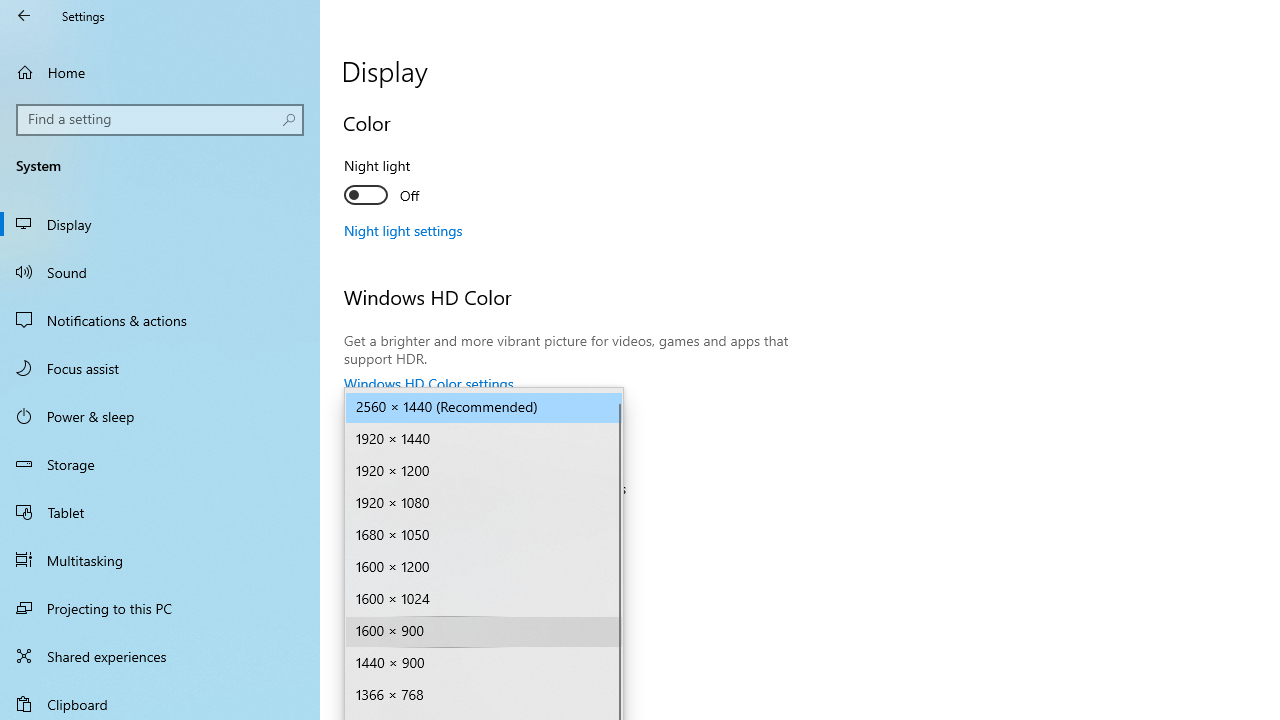 Image resolution: width=1280 pixels, height=720 pixels. I want to click on 'Change the size of text, apps, and other items', so click(484, 521).